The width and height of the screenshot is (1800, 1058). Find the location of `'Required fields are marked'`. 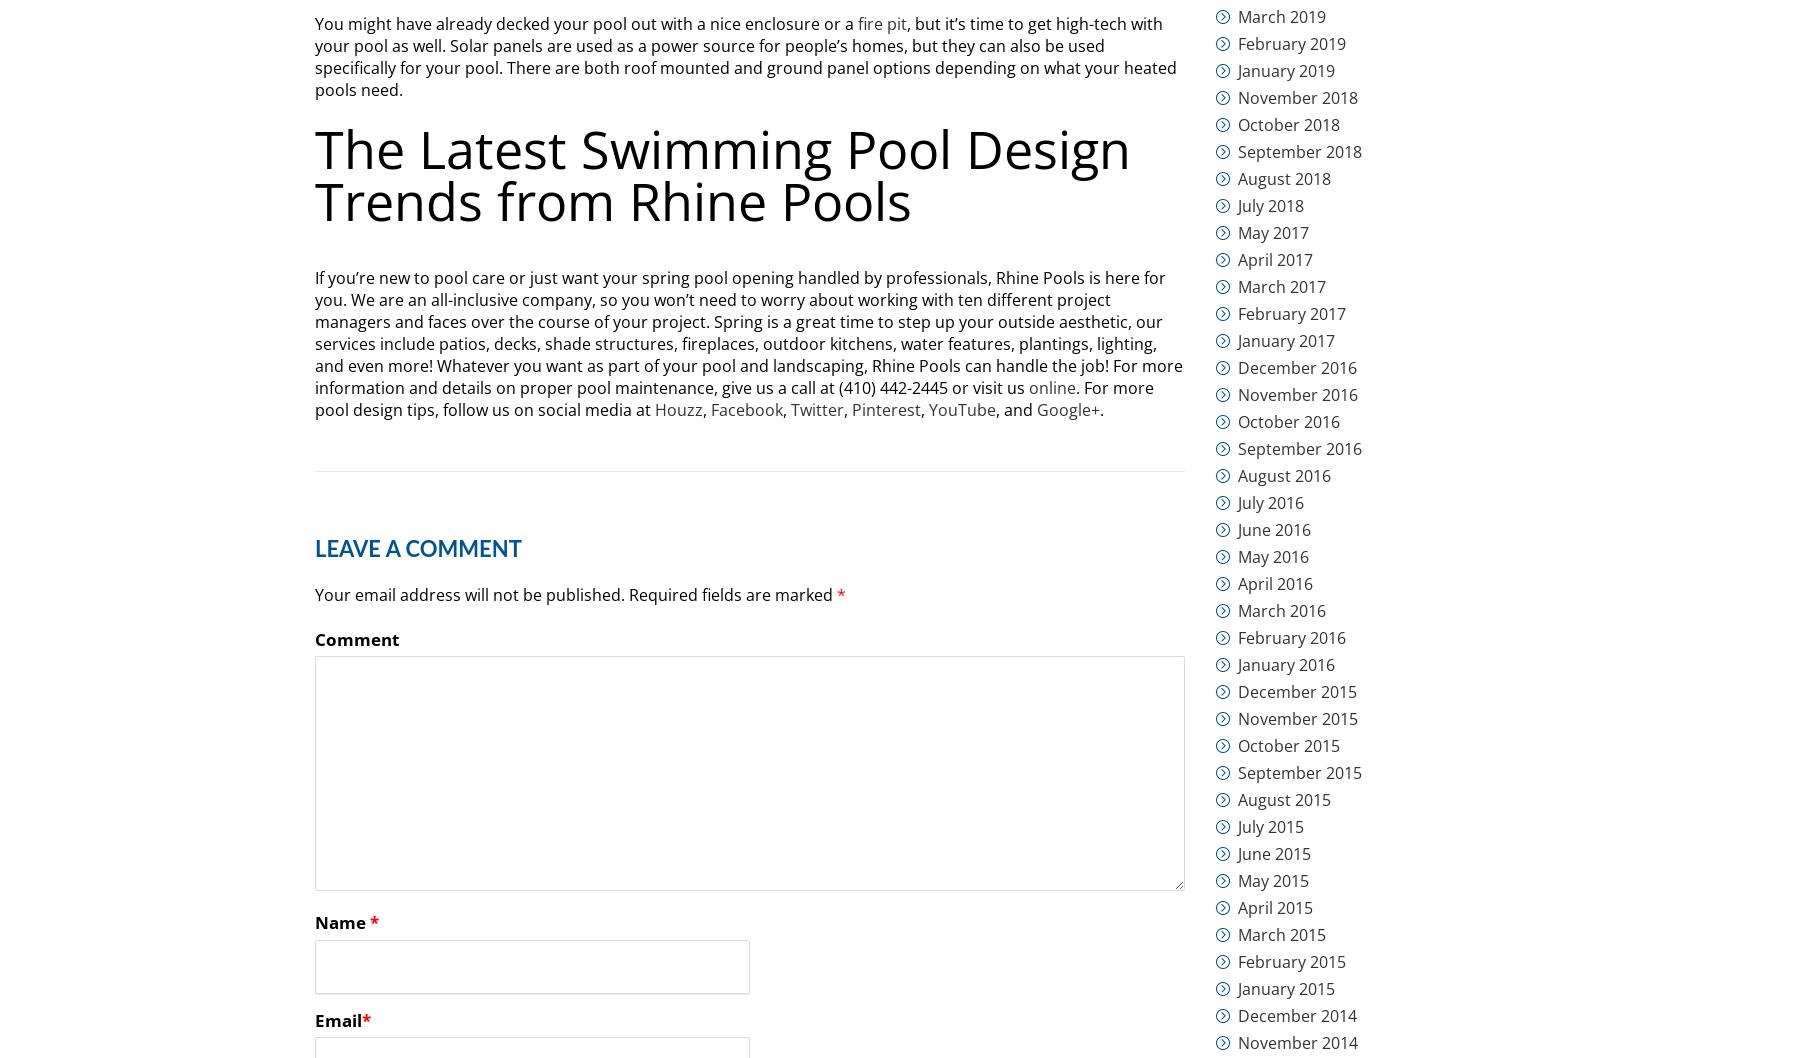

'Required fields are marked' is located at coordinates (731, 595).